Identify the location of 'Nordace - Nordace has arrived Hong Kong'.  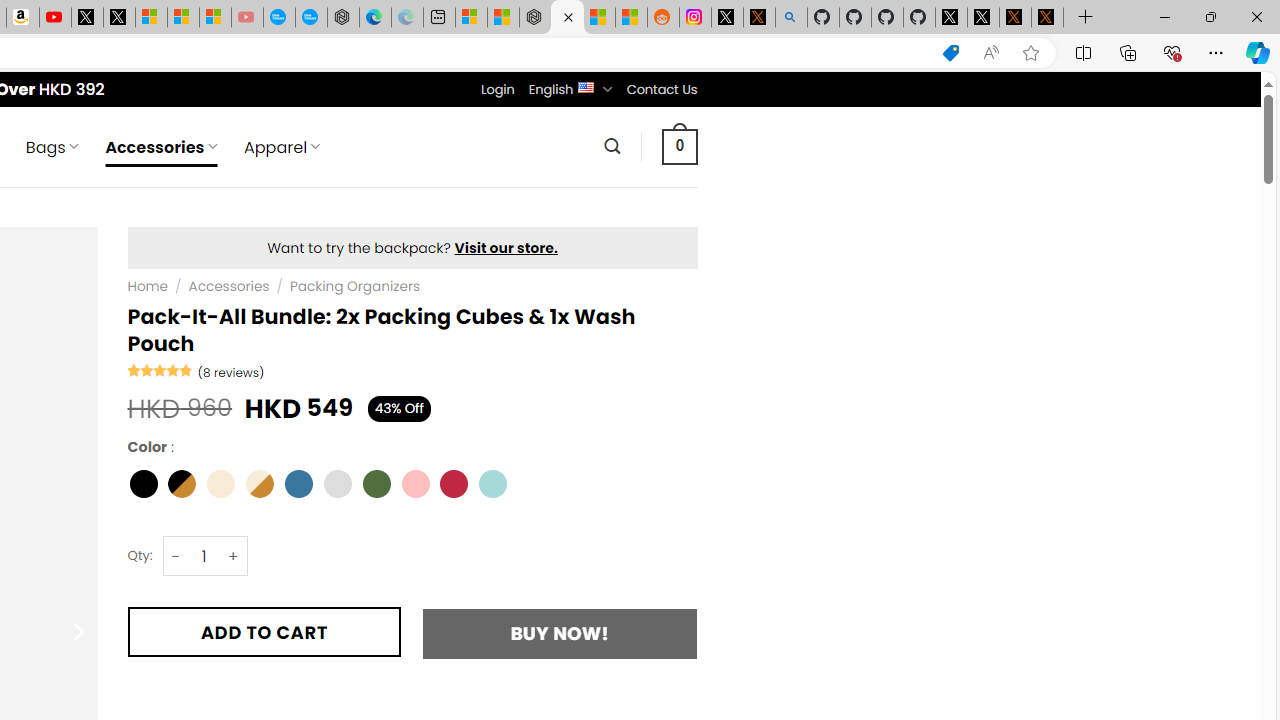
(343, 17).